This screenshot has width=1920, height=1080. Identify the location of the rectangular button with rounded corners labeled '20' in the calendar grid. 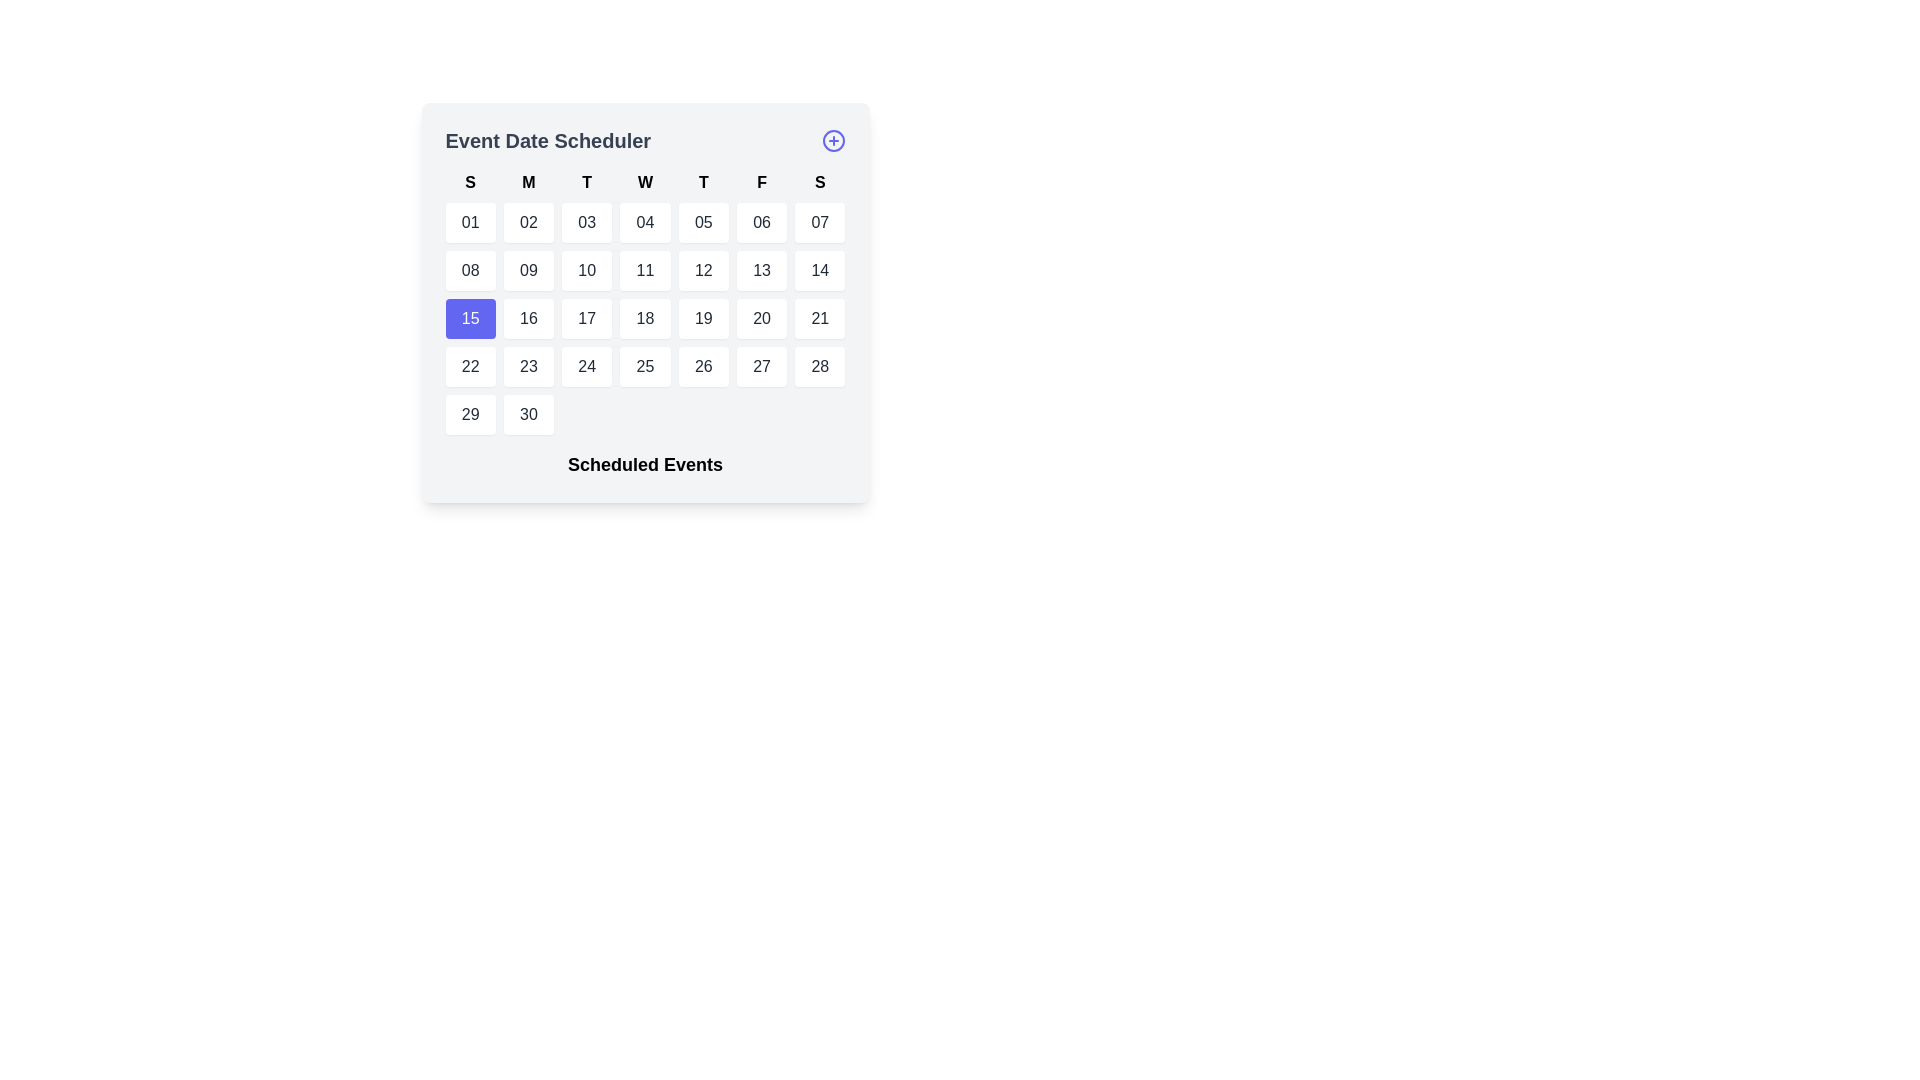
(761, 318).